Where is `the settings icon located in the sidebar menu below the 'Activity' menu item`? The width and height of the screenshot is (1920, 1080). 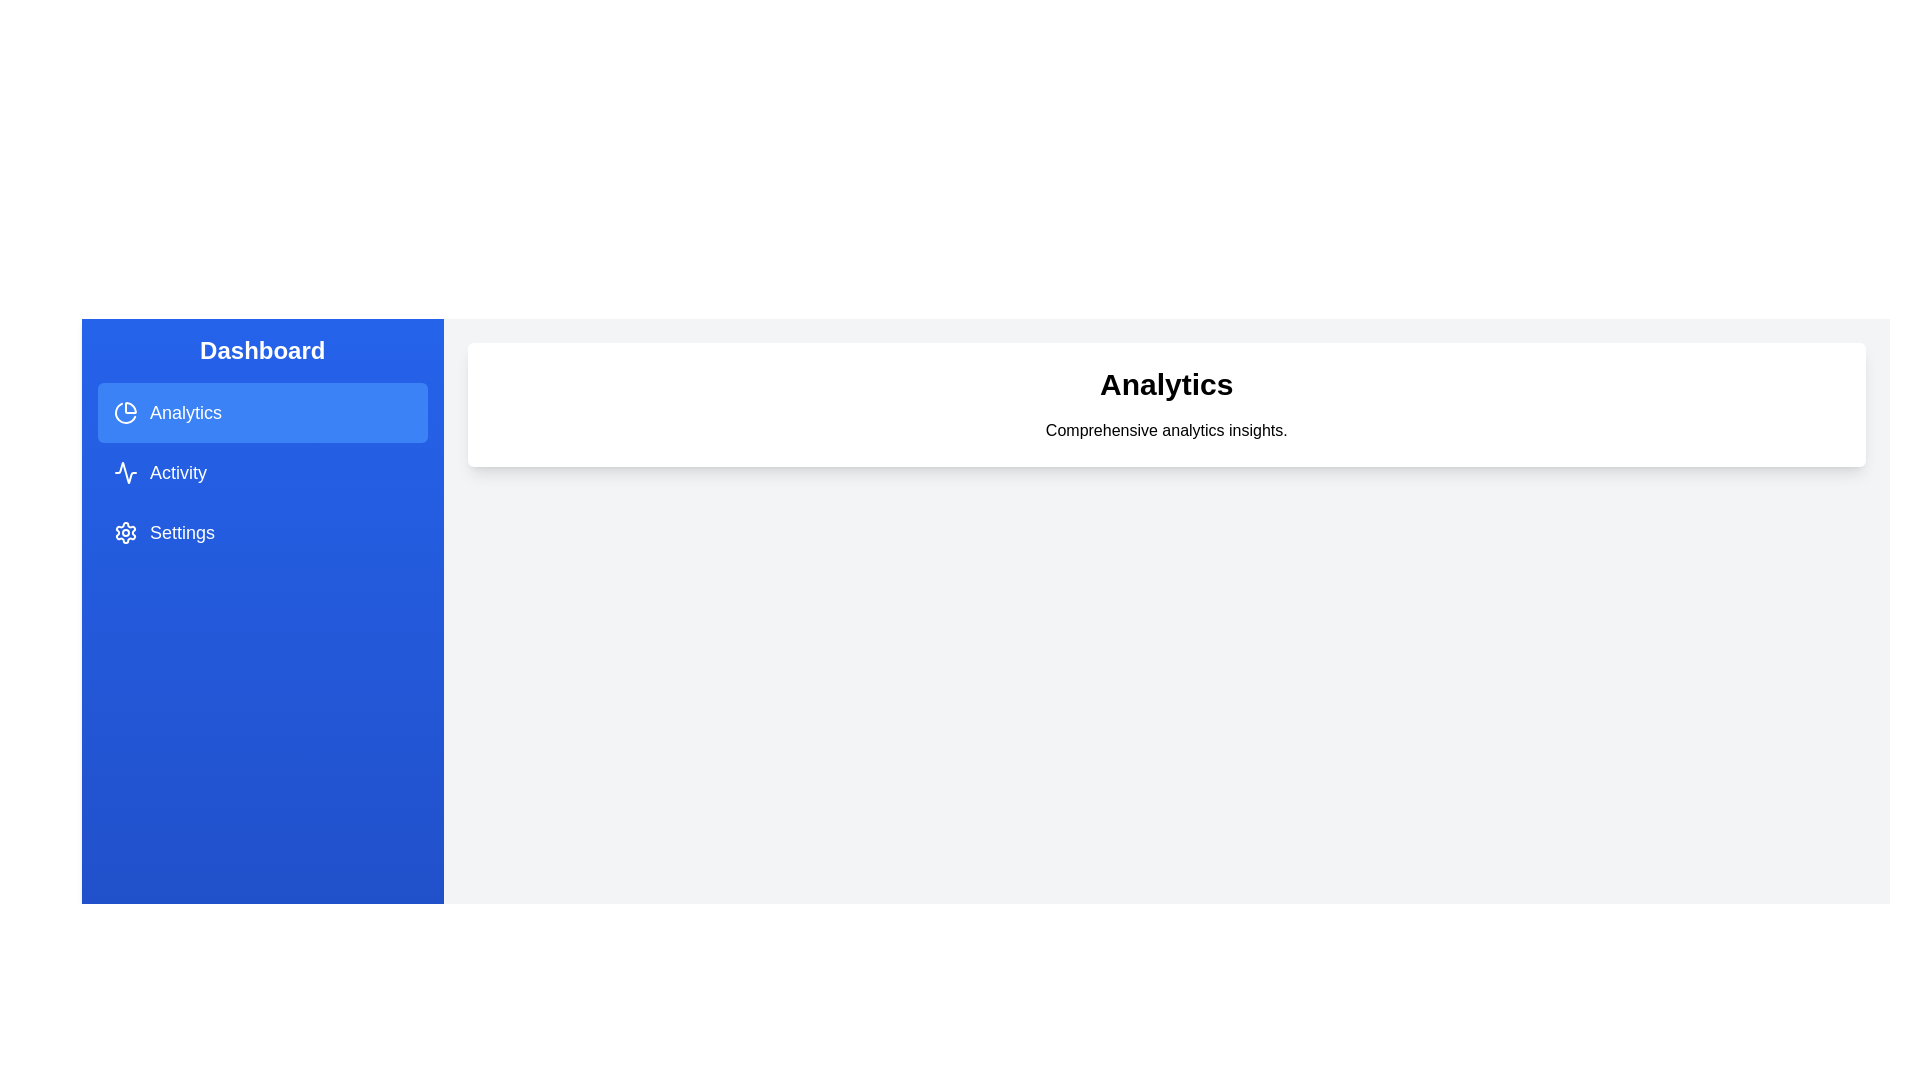 the settings icon located in the sidebar menu below the 'Activity' menu item is located at coordinates (124, 531).